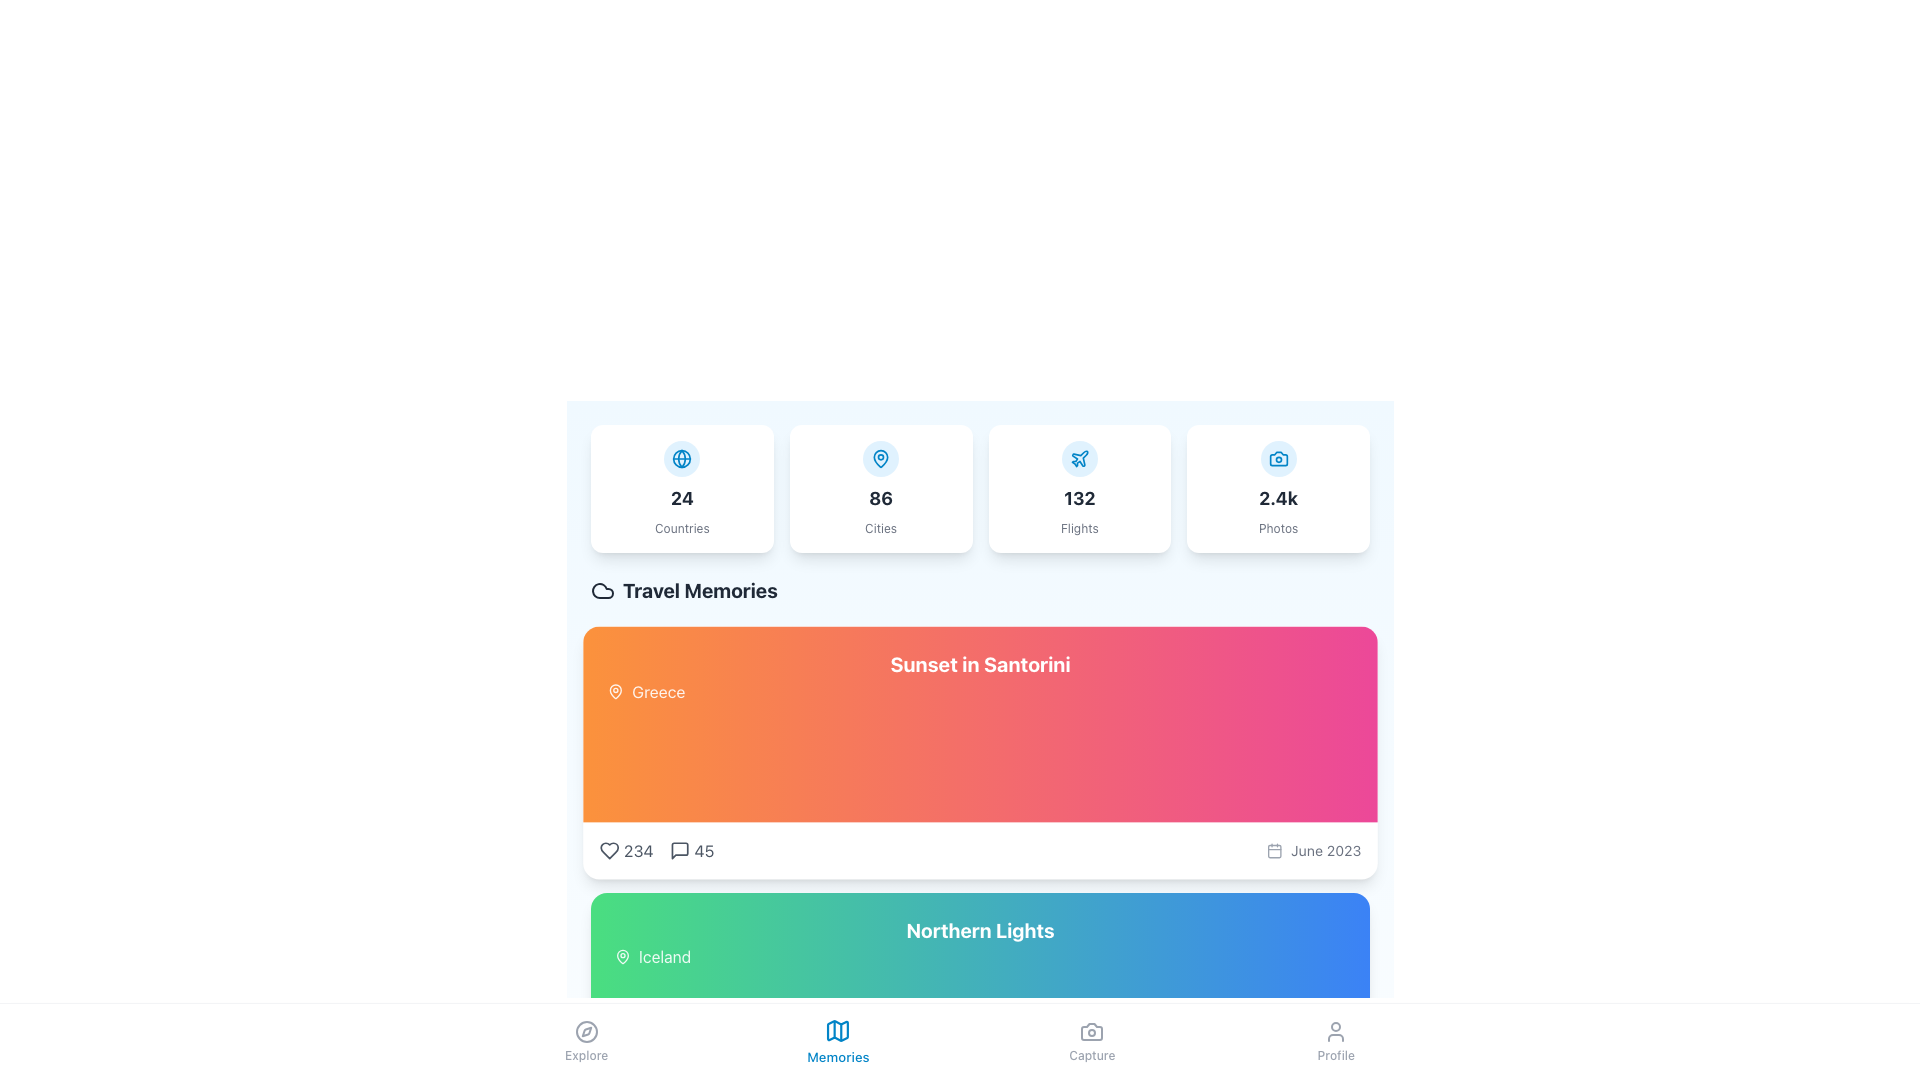  Describe the element at coordinates (658, 690) in the screenshot. I see `the text label displaying 'Greece' on an orange background` at that location.